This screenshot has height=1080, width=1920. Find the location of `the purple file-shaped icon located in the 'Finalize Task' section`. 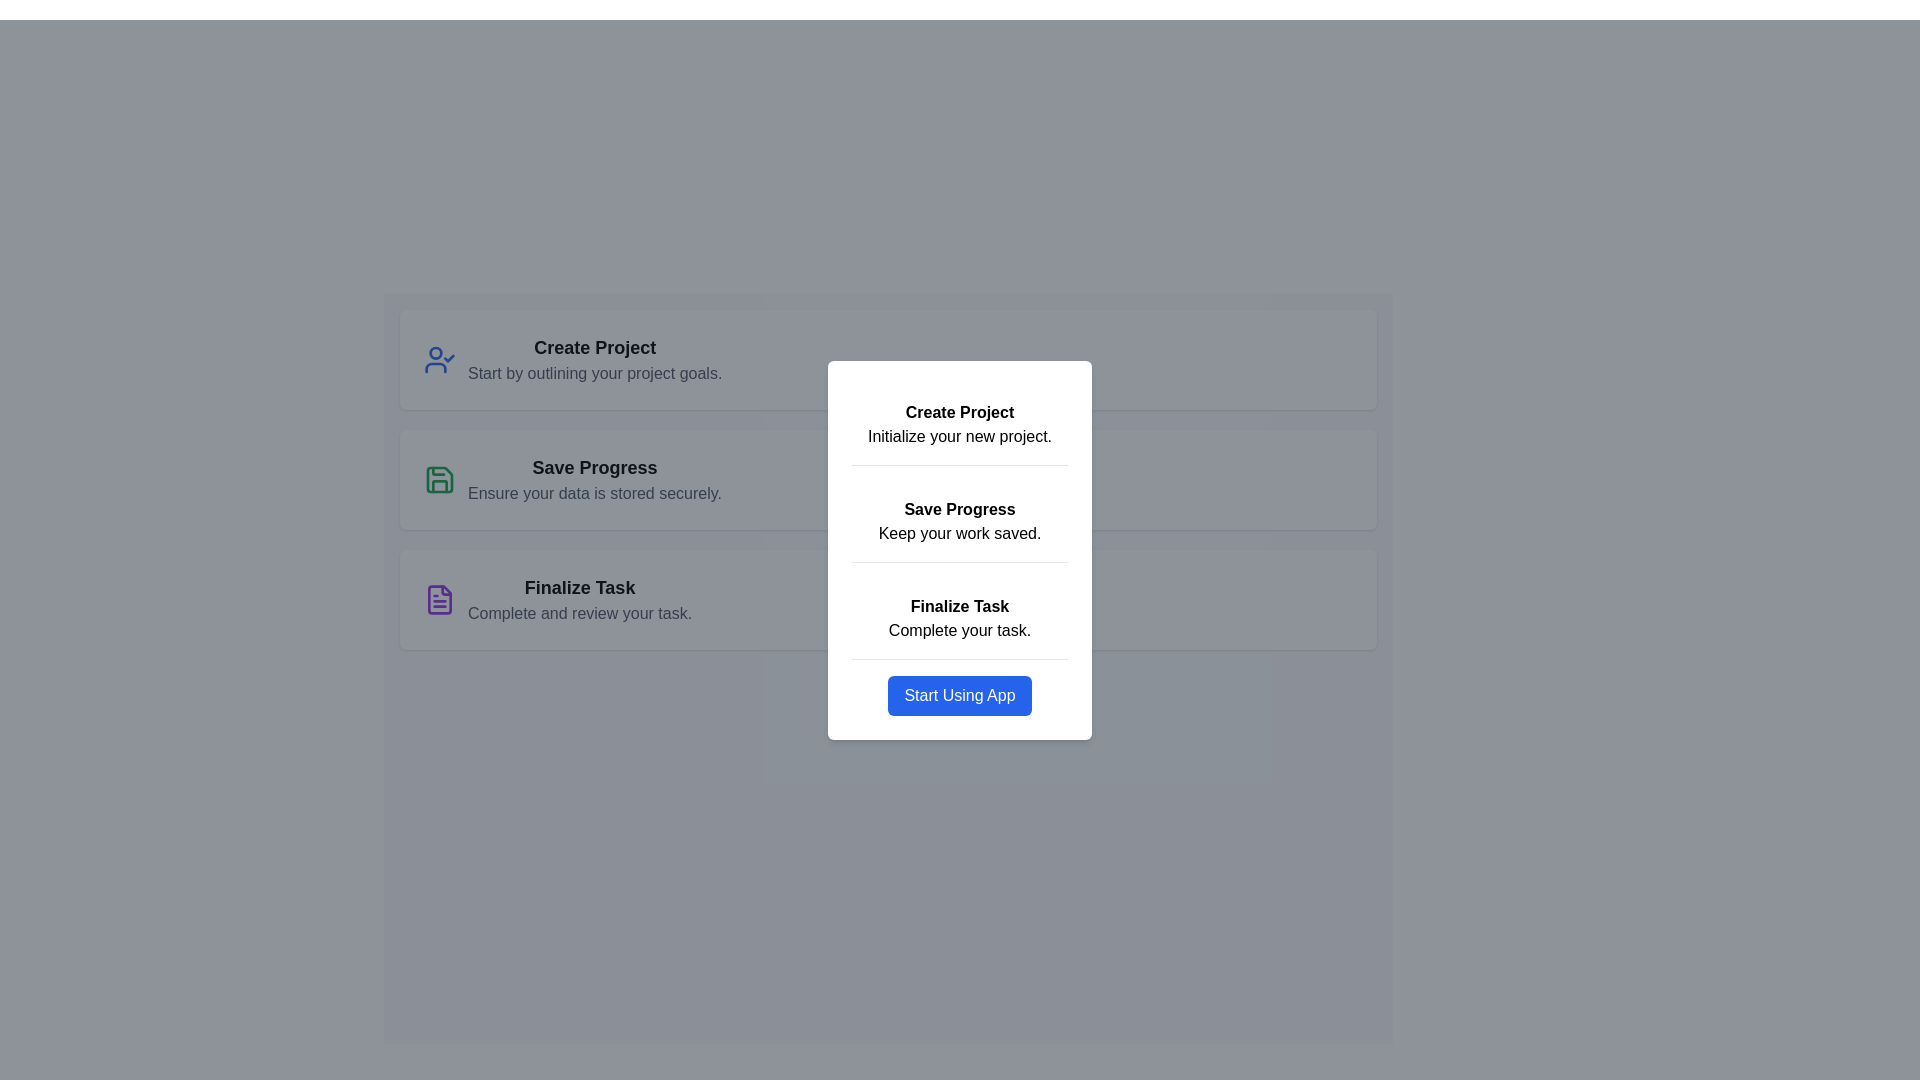

the purple file-shaped icon located in the 'Finalize Task' section is located at coordinates (439, 599).